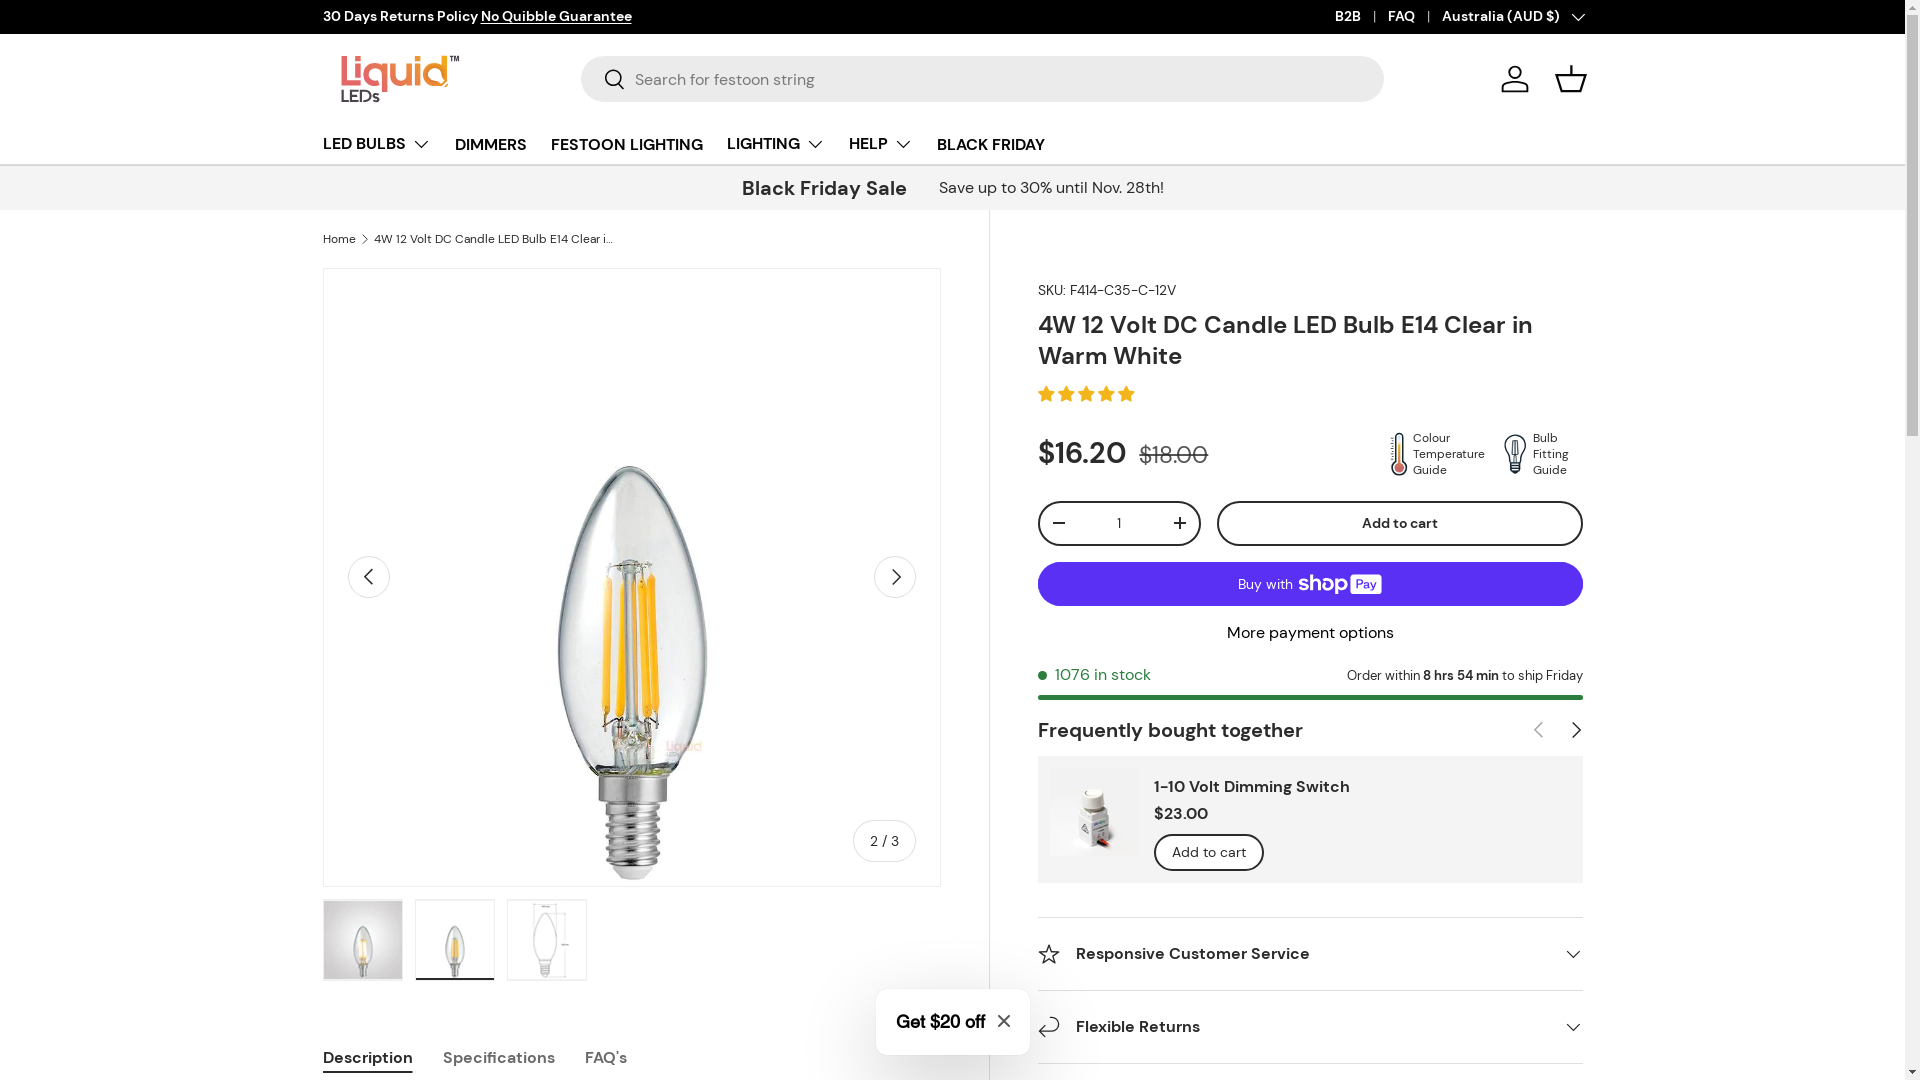  I want to click on '+', so click(1180, 522).